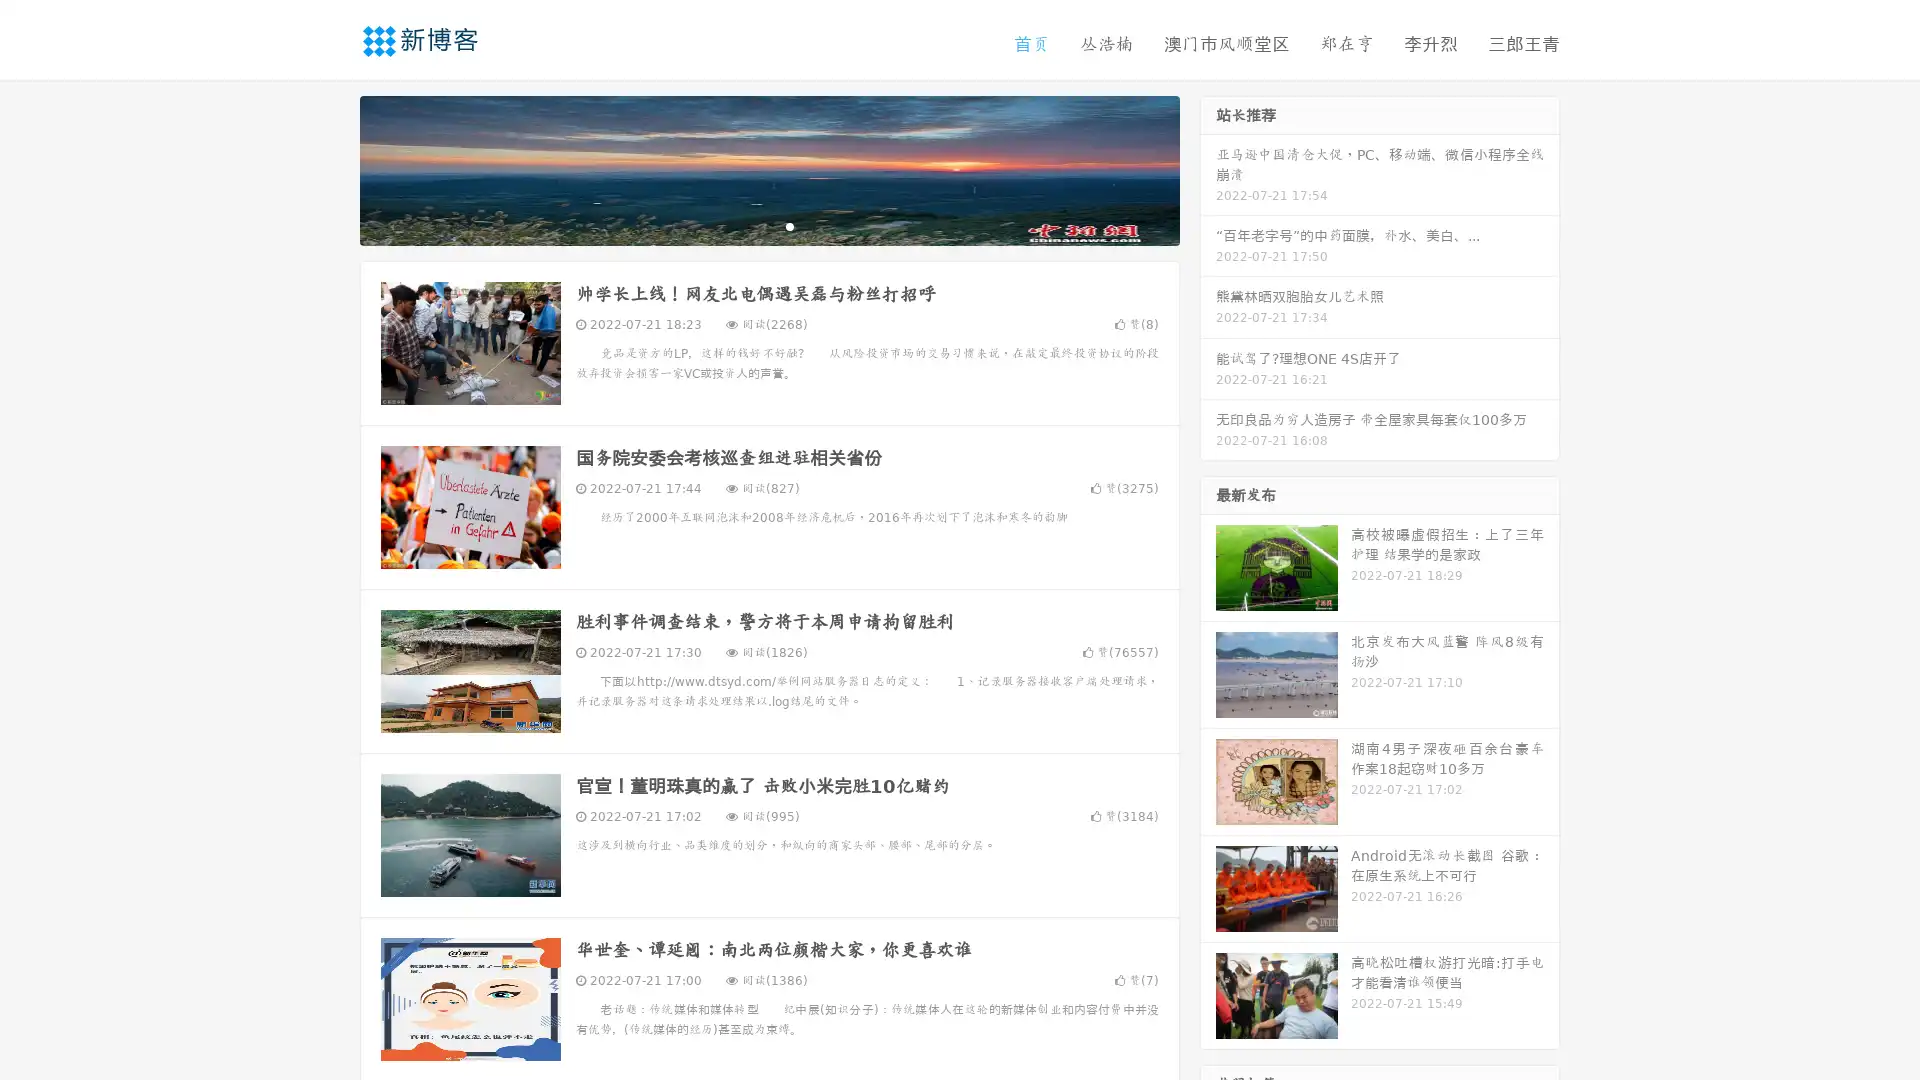 This screenshot has height=1080, width=1920. Describe the element at coordinates (768, 225) in the screenshot. I see `Go to slide 2` at that location.